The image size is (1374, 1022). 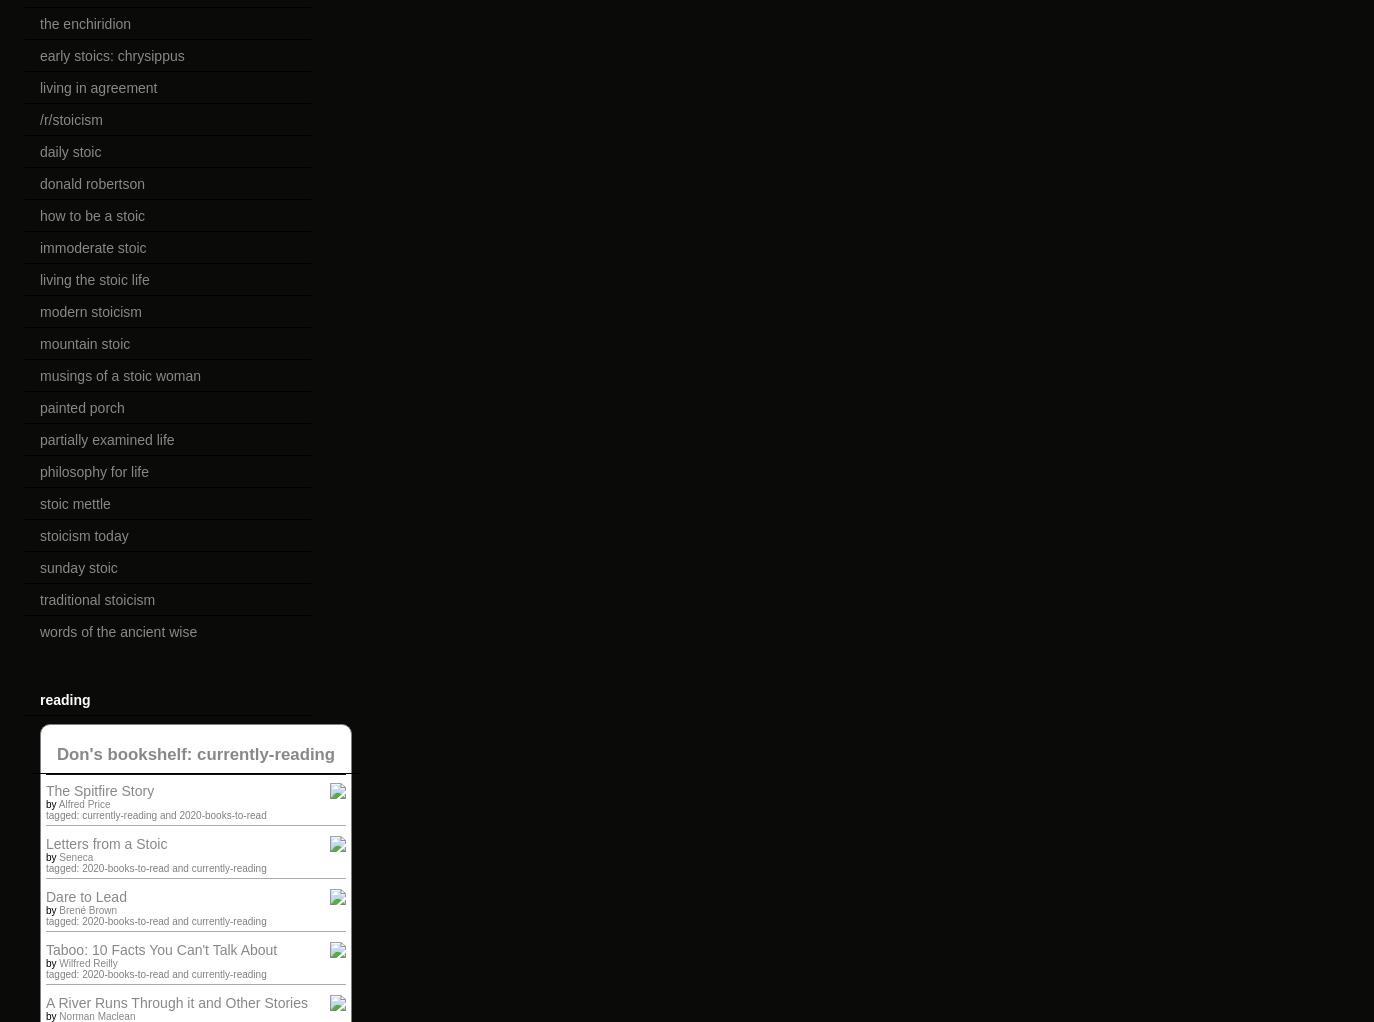 I want to click on 'Dare to Lead', so click(x=45, y=896).